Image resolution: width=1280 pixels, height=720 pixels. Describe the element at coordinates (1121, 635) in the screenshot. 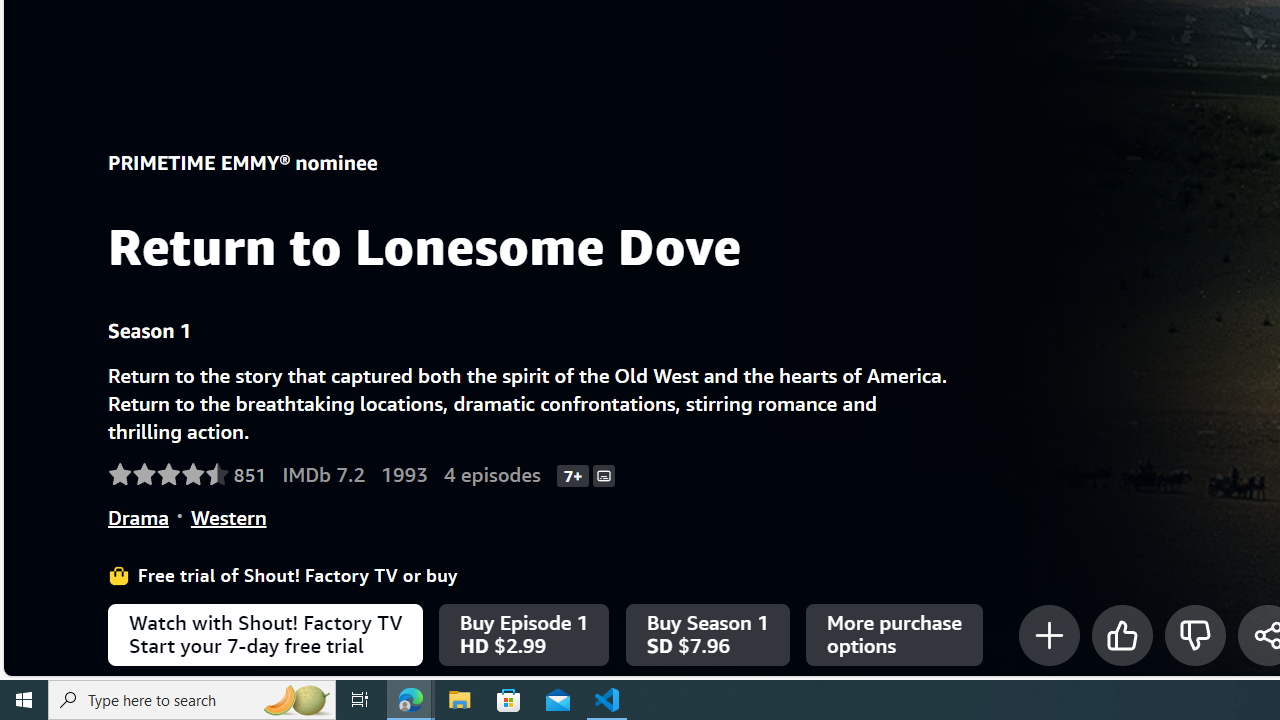

I see `'Like'` at that location.